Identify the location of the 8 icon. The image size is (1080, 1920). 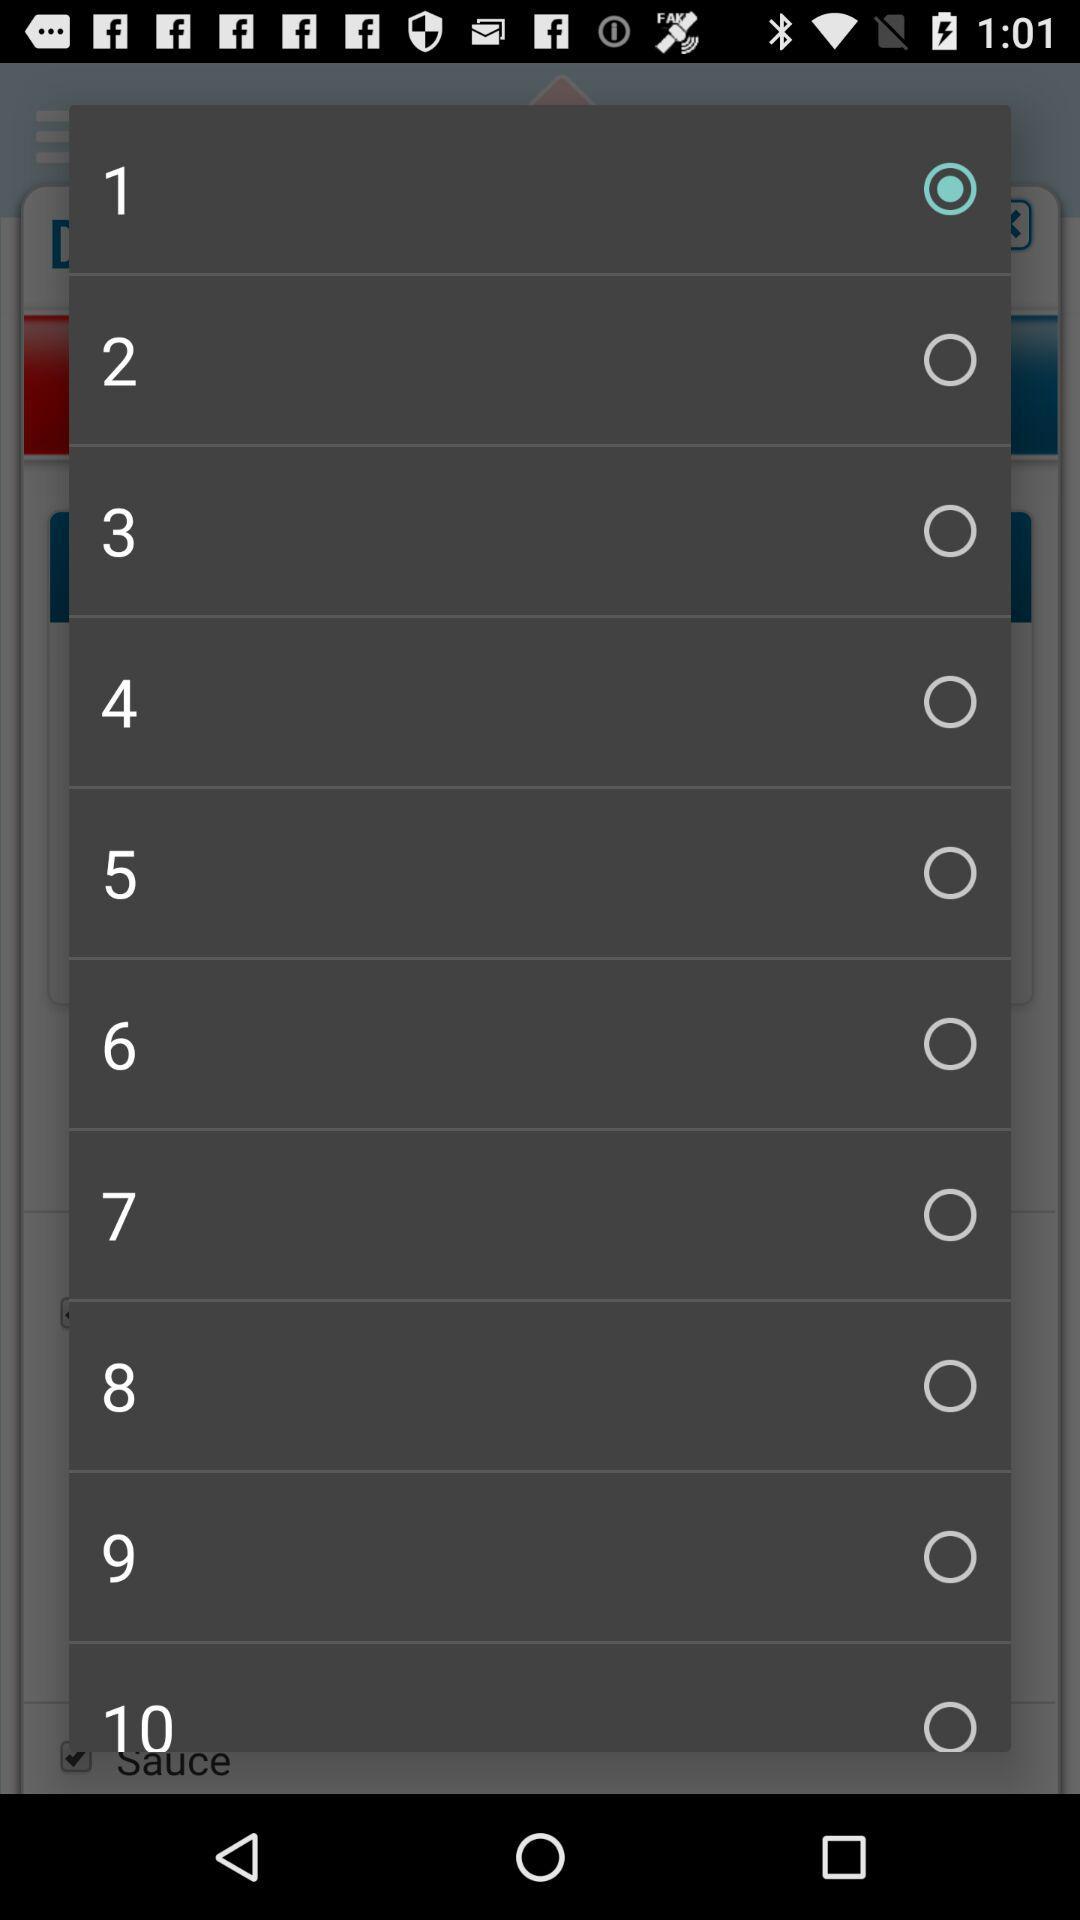
(540, 1385).